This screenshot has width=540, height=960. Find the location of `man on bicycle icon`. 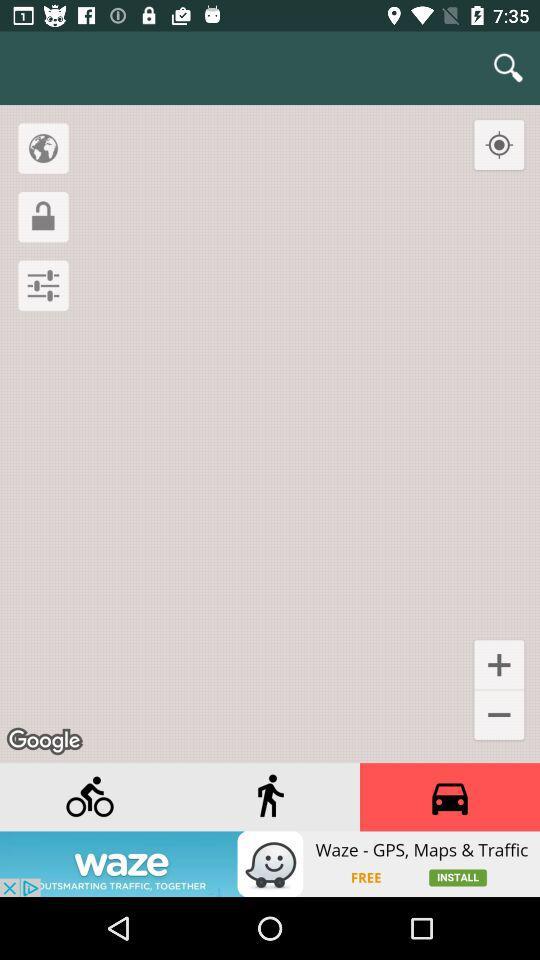

man on bicycle icon is located at coordinates (89, 797).